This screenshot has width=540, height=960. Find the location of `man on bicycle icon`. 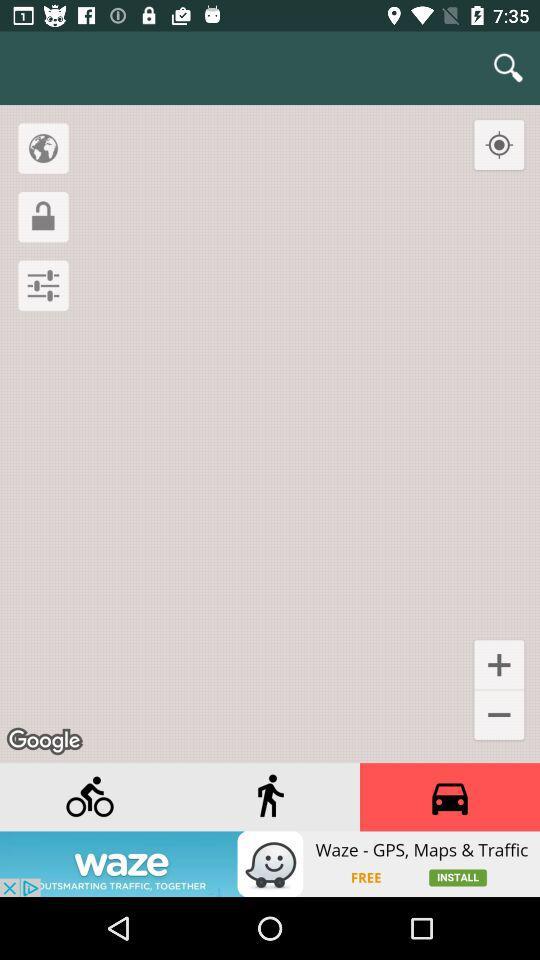

man on bicycle icon is located at coordinates (89, 797).